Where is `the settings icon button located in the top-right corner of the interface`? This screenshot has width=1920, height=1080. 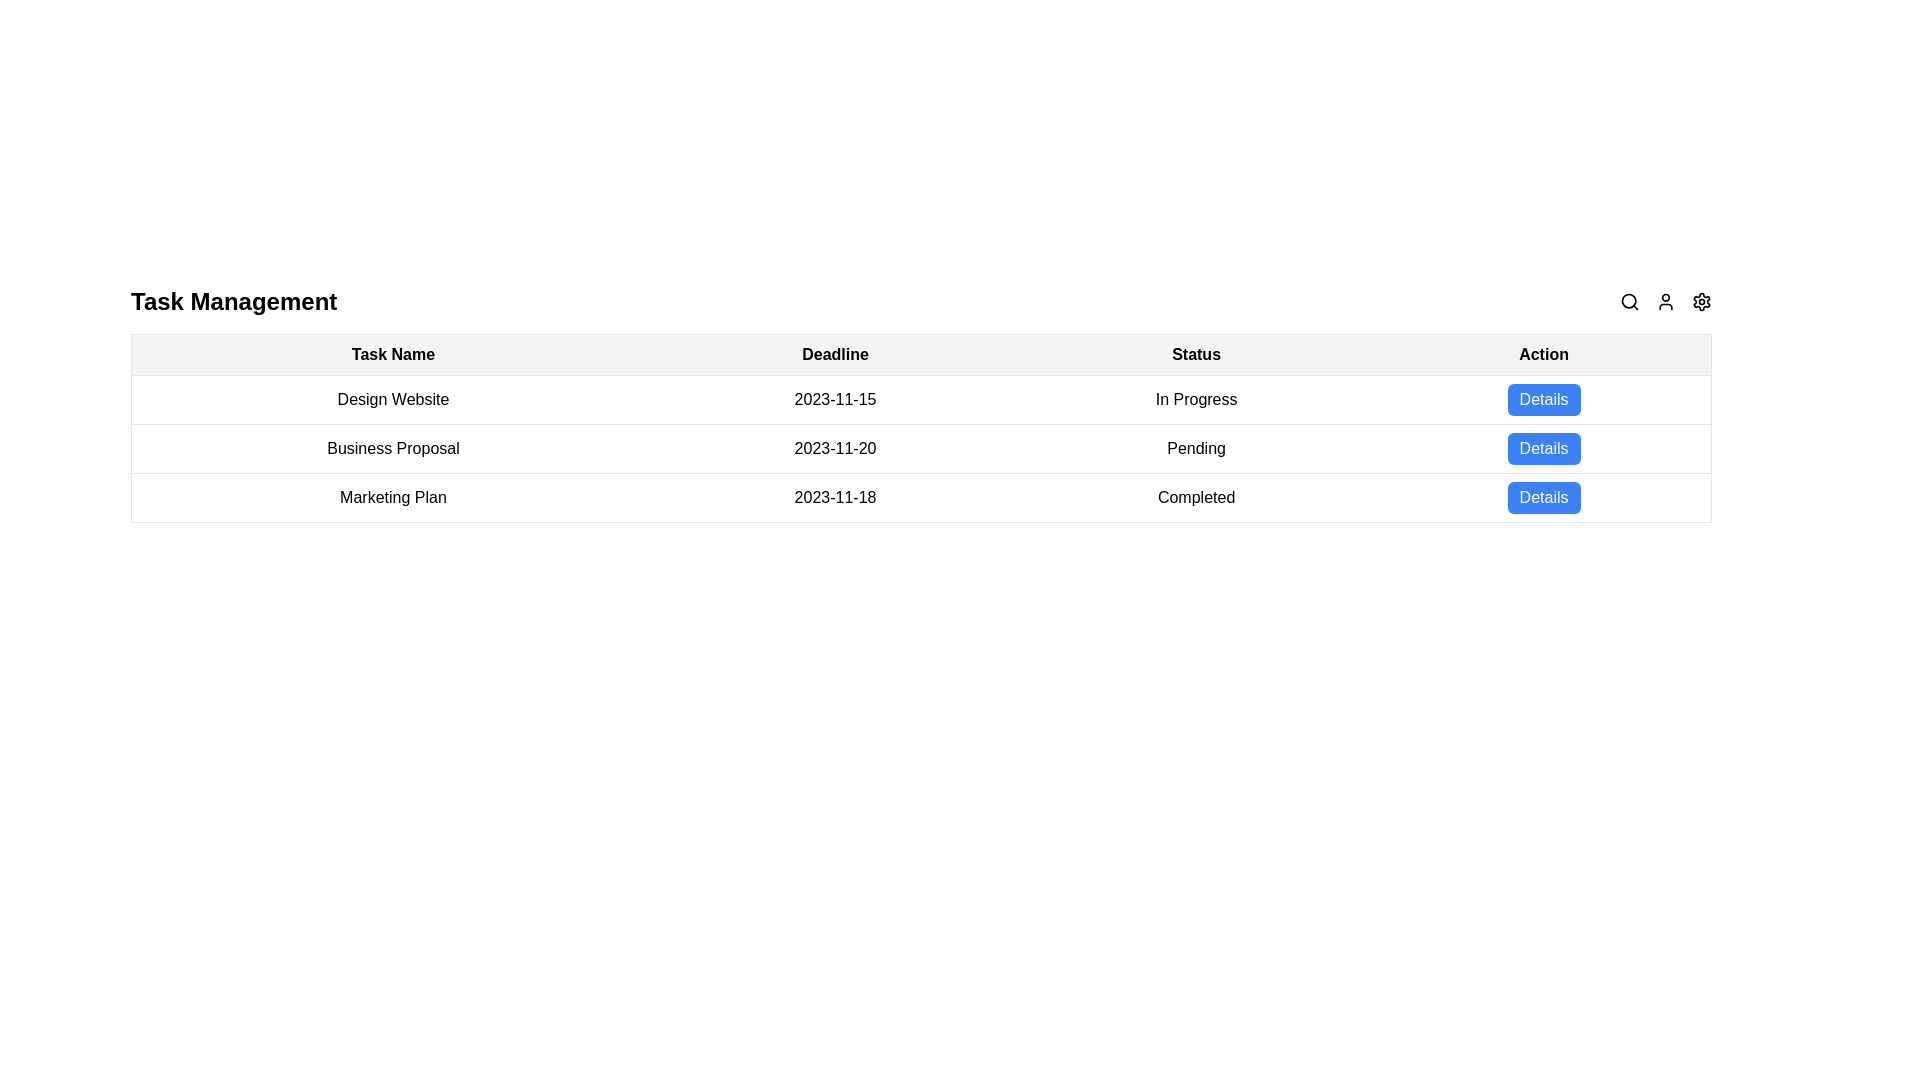
the settings icon button located in the top-right corner of the interface is located at coordinates (1701, 301).